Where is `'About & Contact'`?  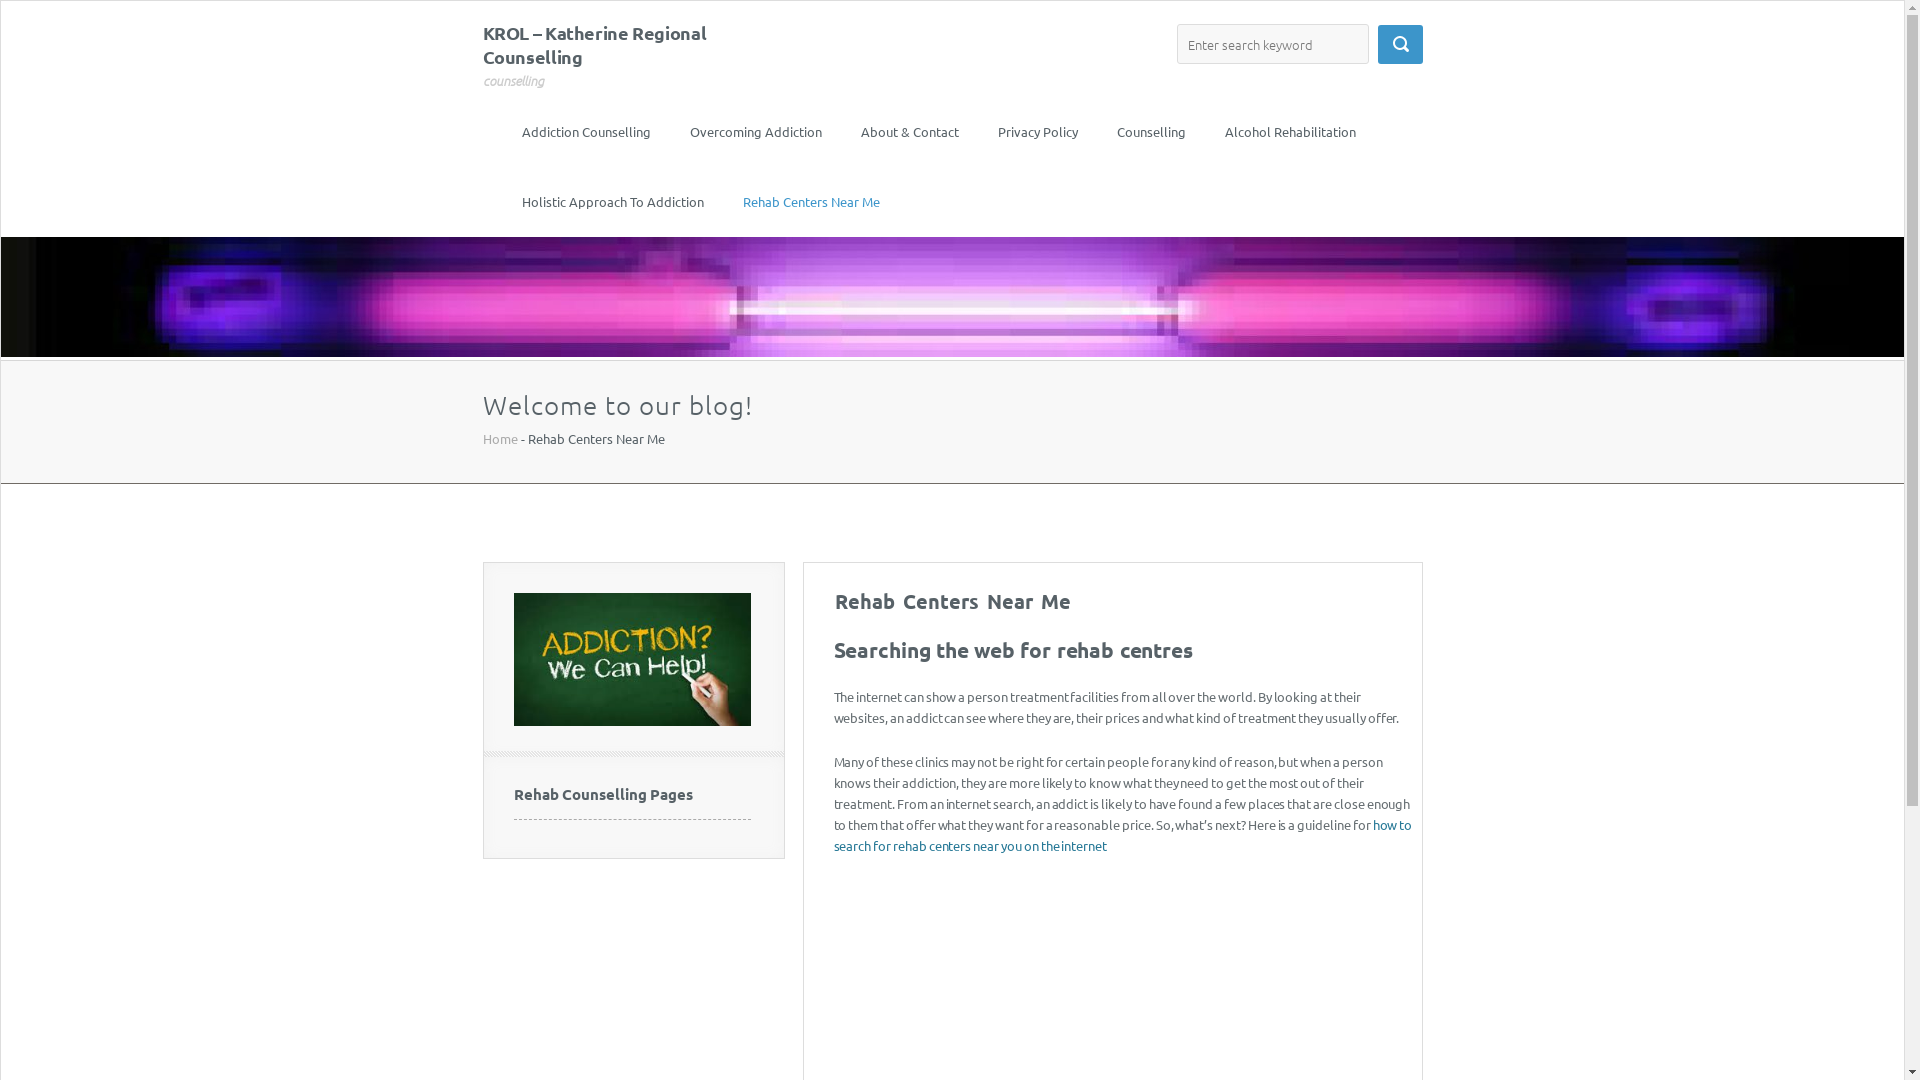 'About & Contact' is located at coordinates (859, 131).